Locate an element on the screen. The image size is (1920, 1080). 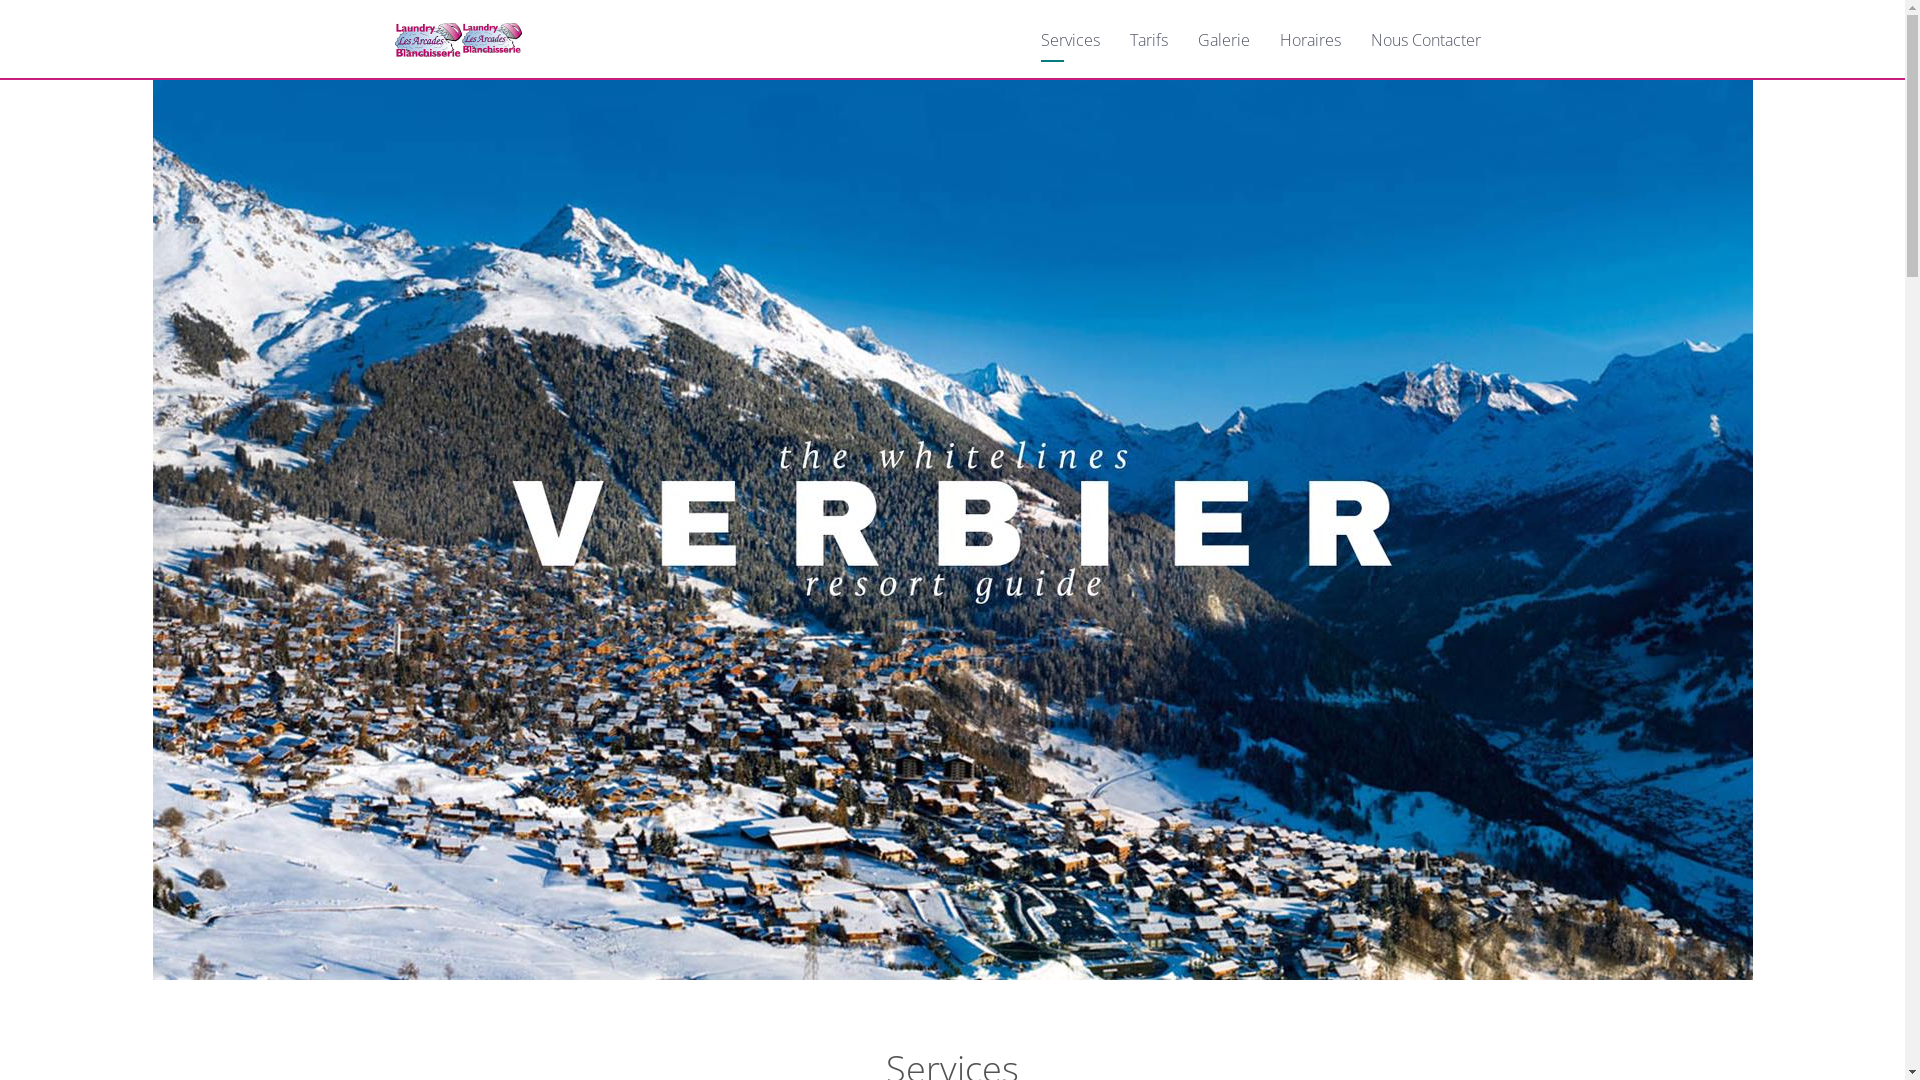
'Services' is located at coordinates (1068, 39).